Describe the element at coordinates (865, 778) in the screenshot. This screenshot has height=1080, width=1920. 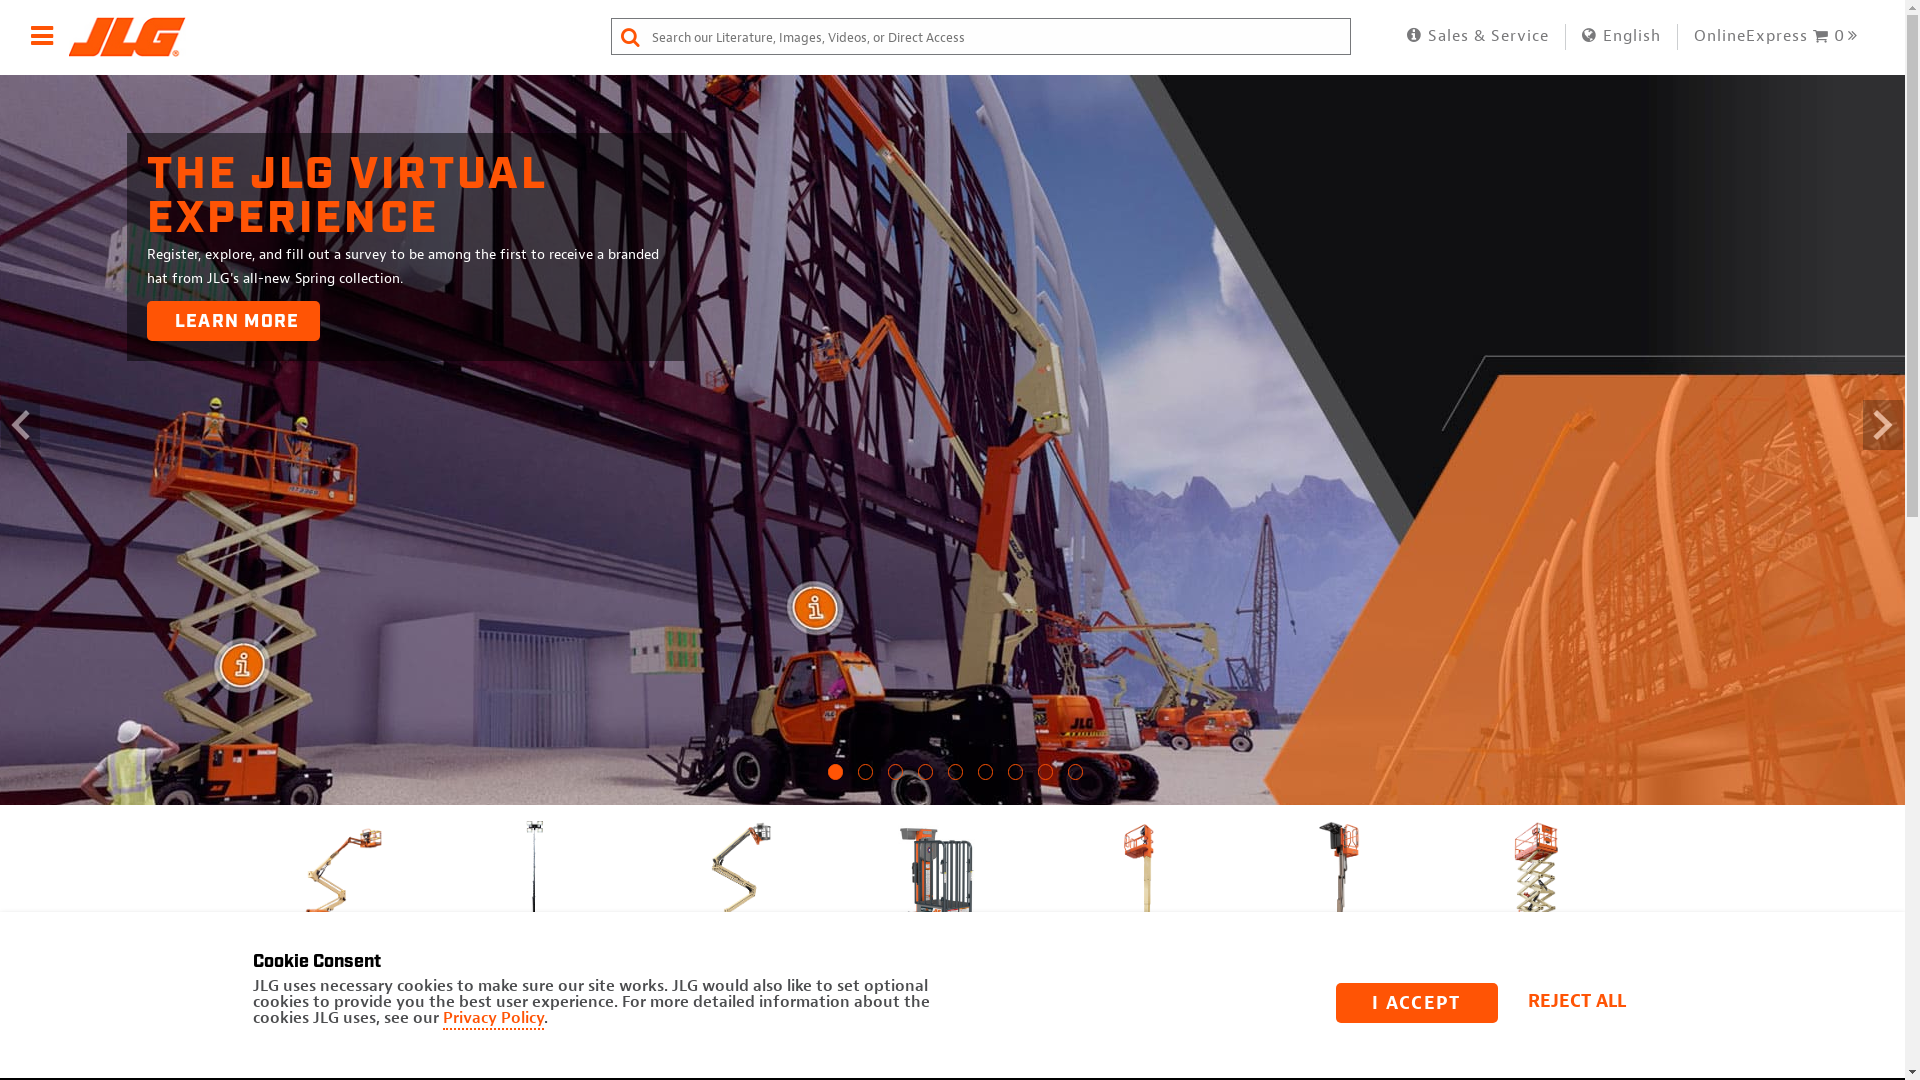
I see `'2'` at that location.